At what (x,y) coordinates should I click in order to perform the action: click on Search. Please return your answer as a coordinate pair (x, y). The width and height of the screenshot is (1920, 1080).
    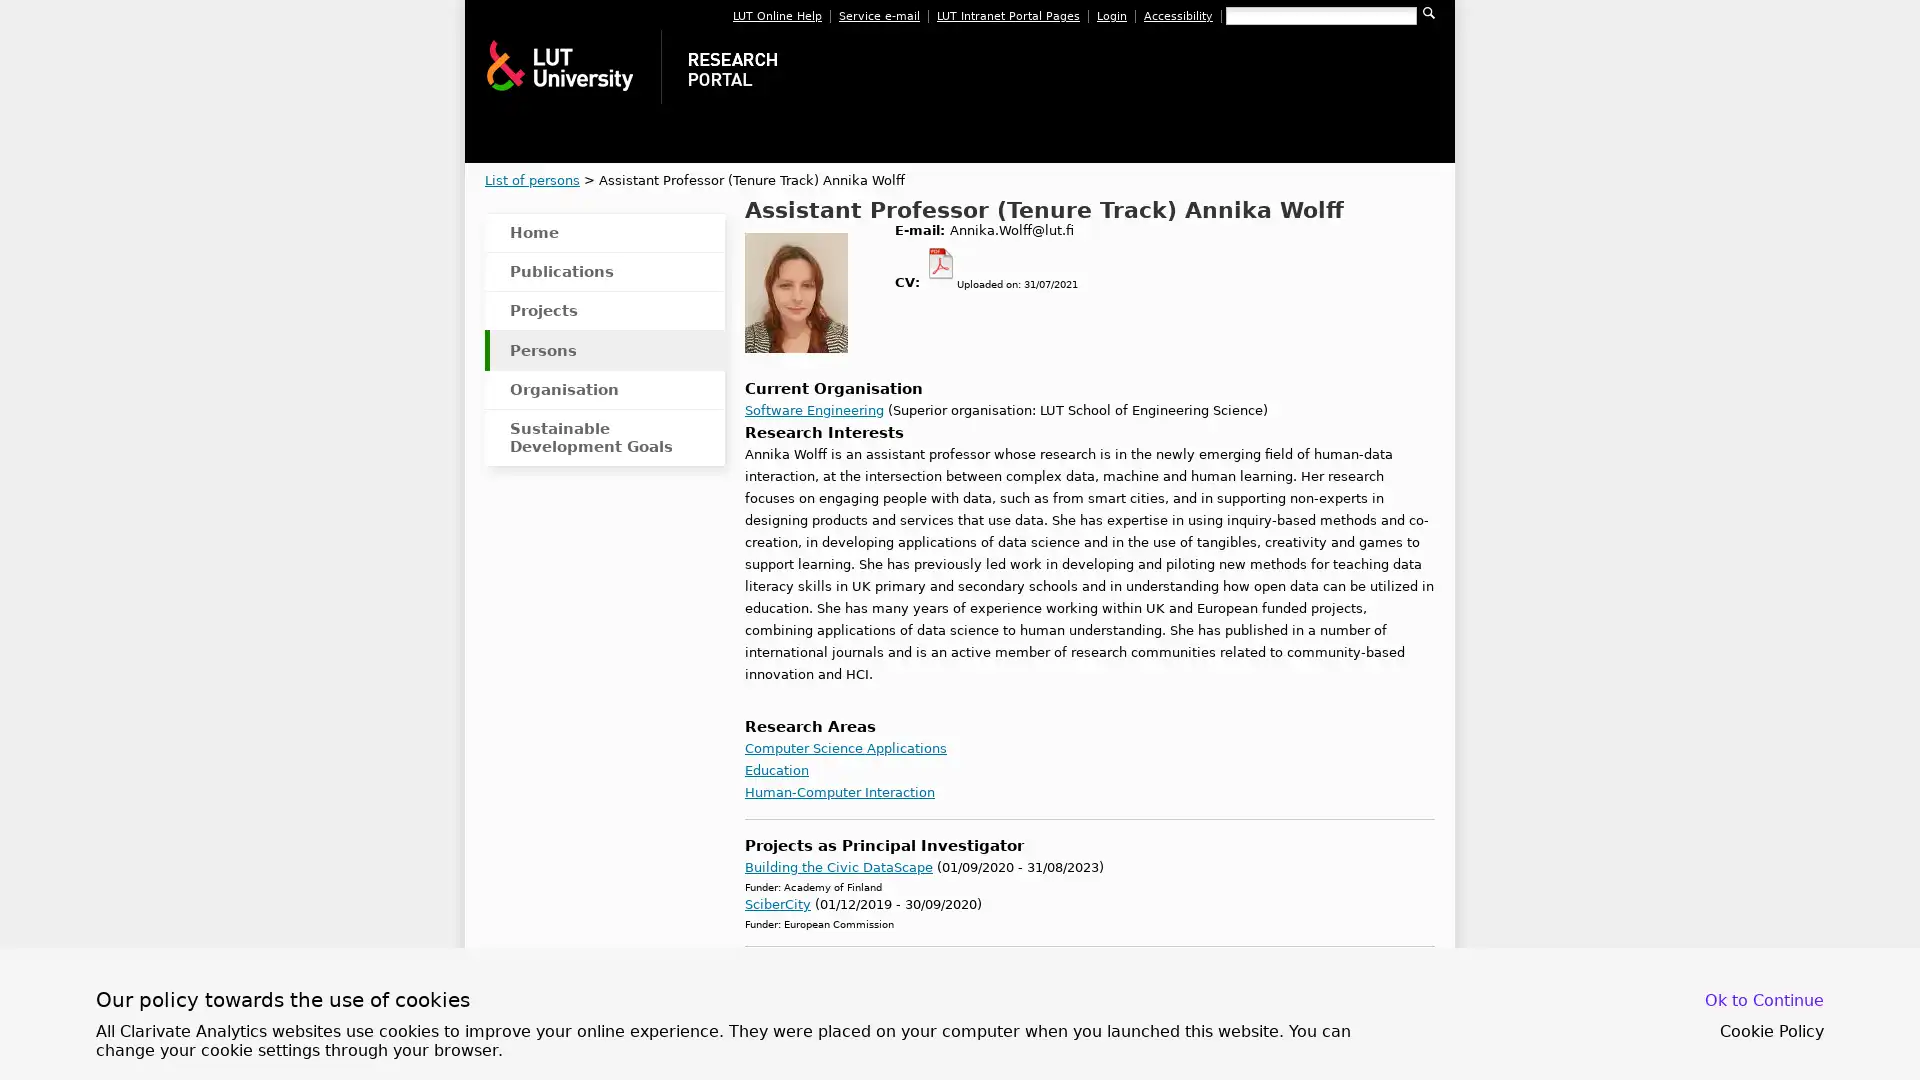
    Looking at the image, I should click on (1428, 12).